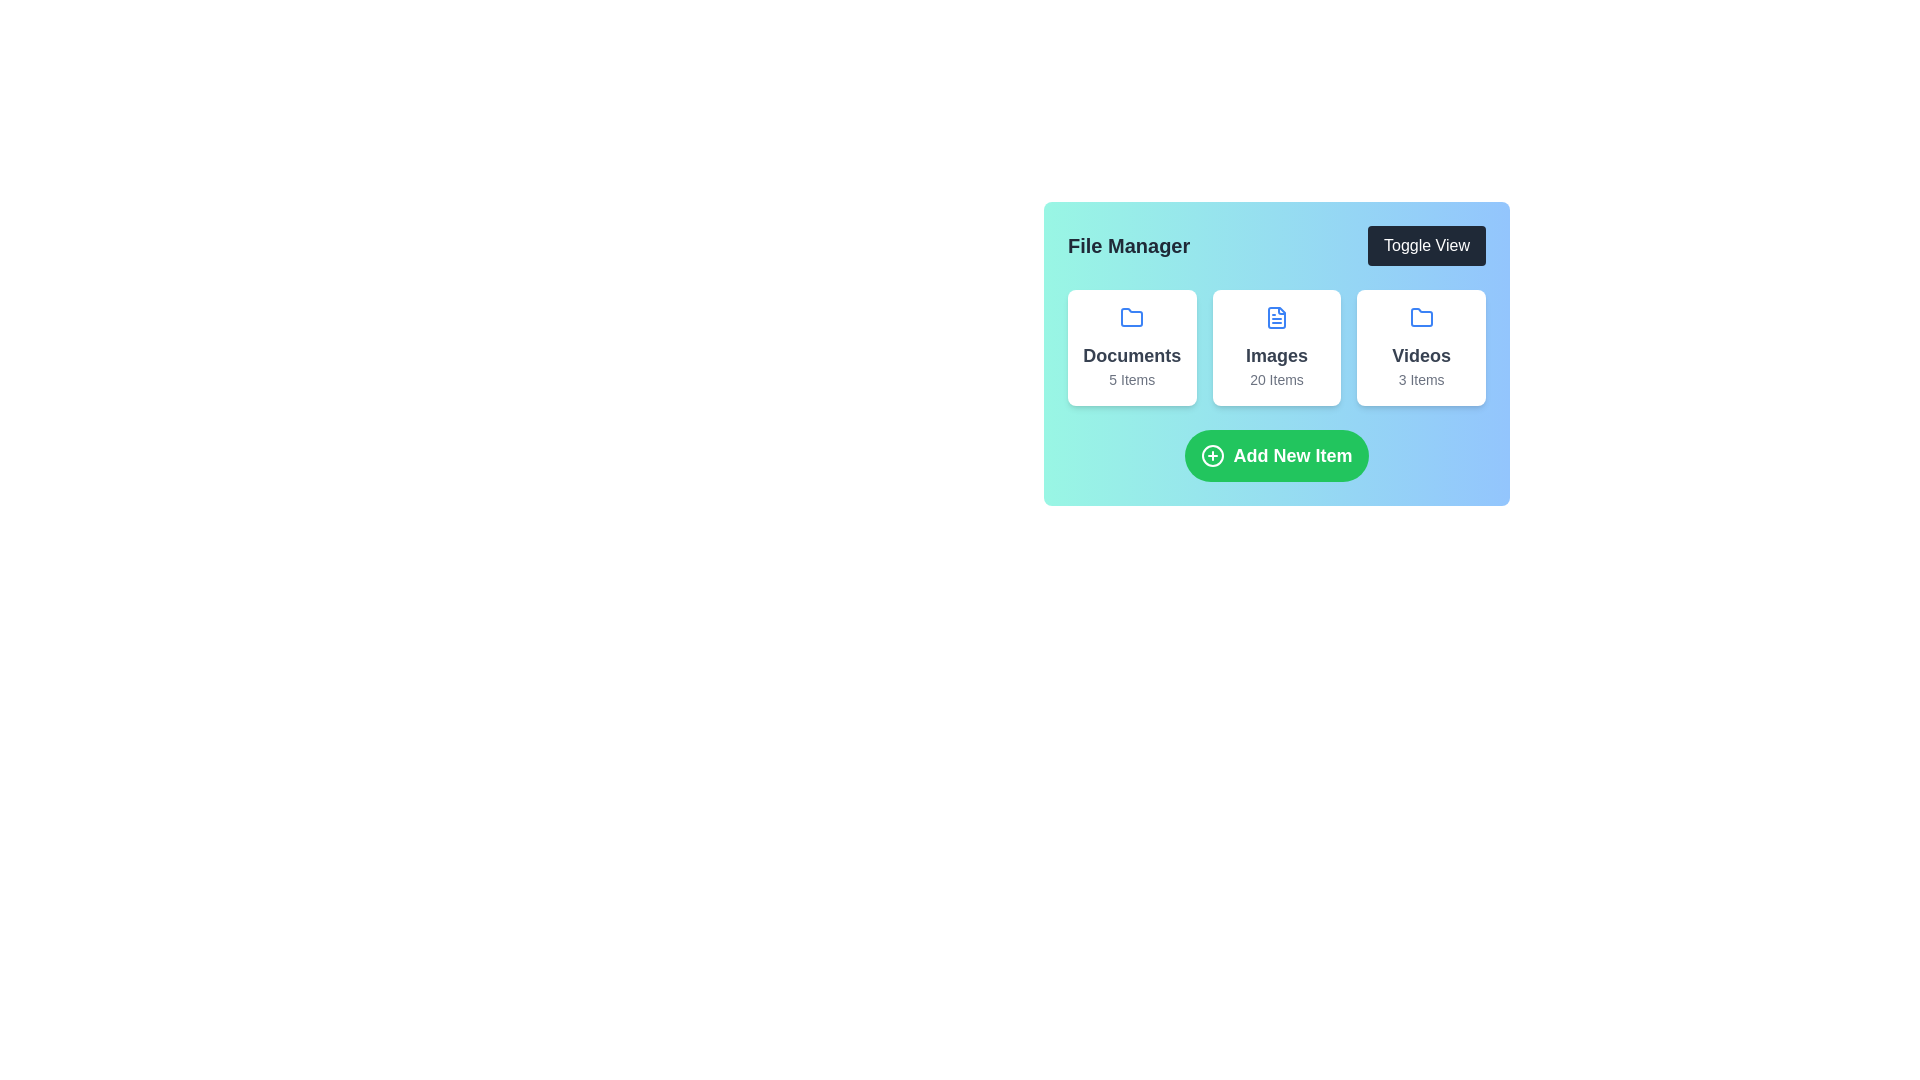 The image size is (1920, 1080). Describe the element at coordinates (1132, 316) in the screenshot. I see `the folder icon representing the 'Documents' category, located at the top center above the text 'Documents' and '5 Items'` at that location.